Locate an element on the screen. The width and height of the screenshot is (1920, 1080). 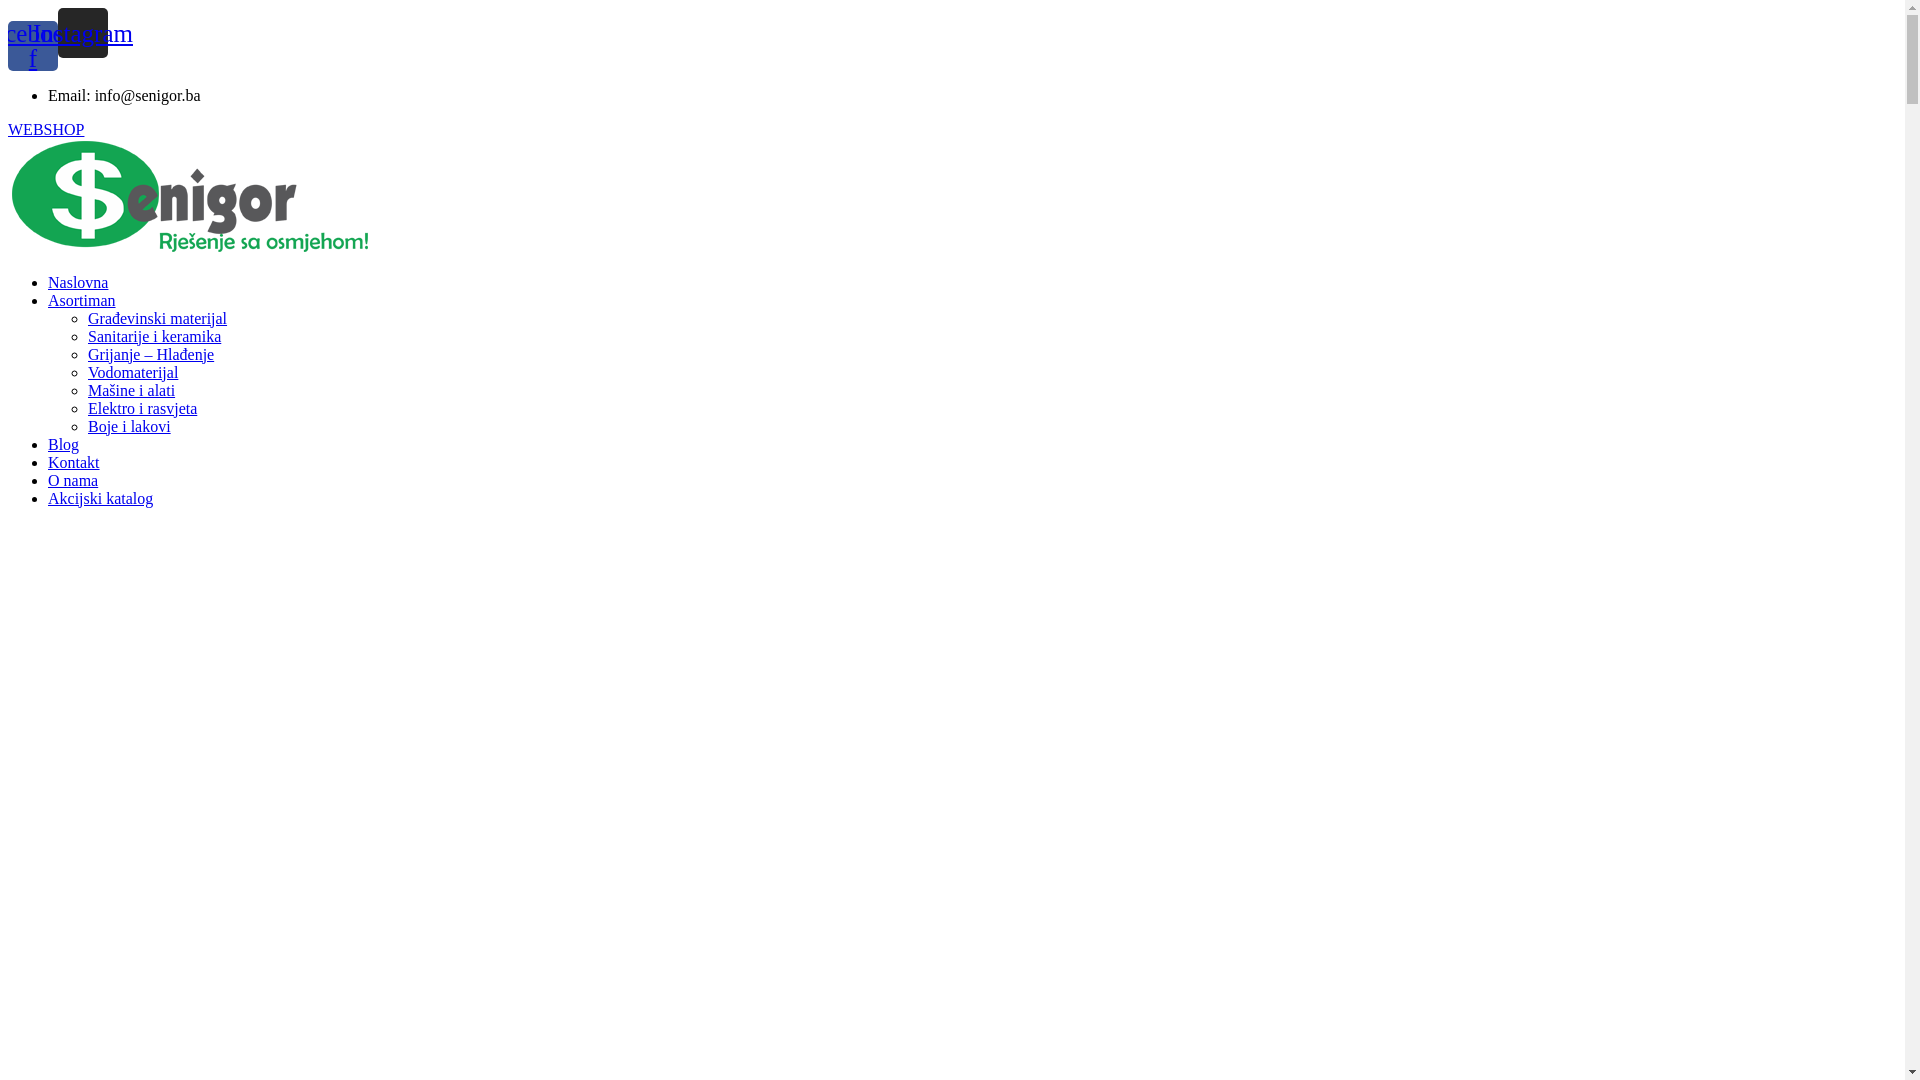
'Instagram' is located at coordinates (81, 33).